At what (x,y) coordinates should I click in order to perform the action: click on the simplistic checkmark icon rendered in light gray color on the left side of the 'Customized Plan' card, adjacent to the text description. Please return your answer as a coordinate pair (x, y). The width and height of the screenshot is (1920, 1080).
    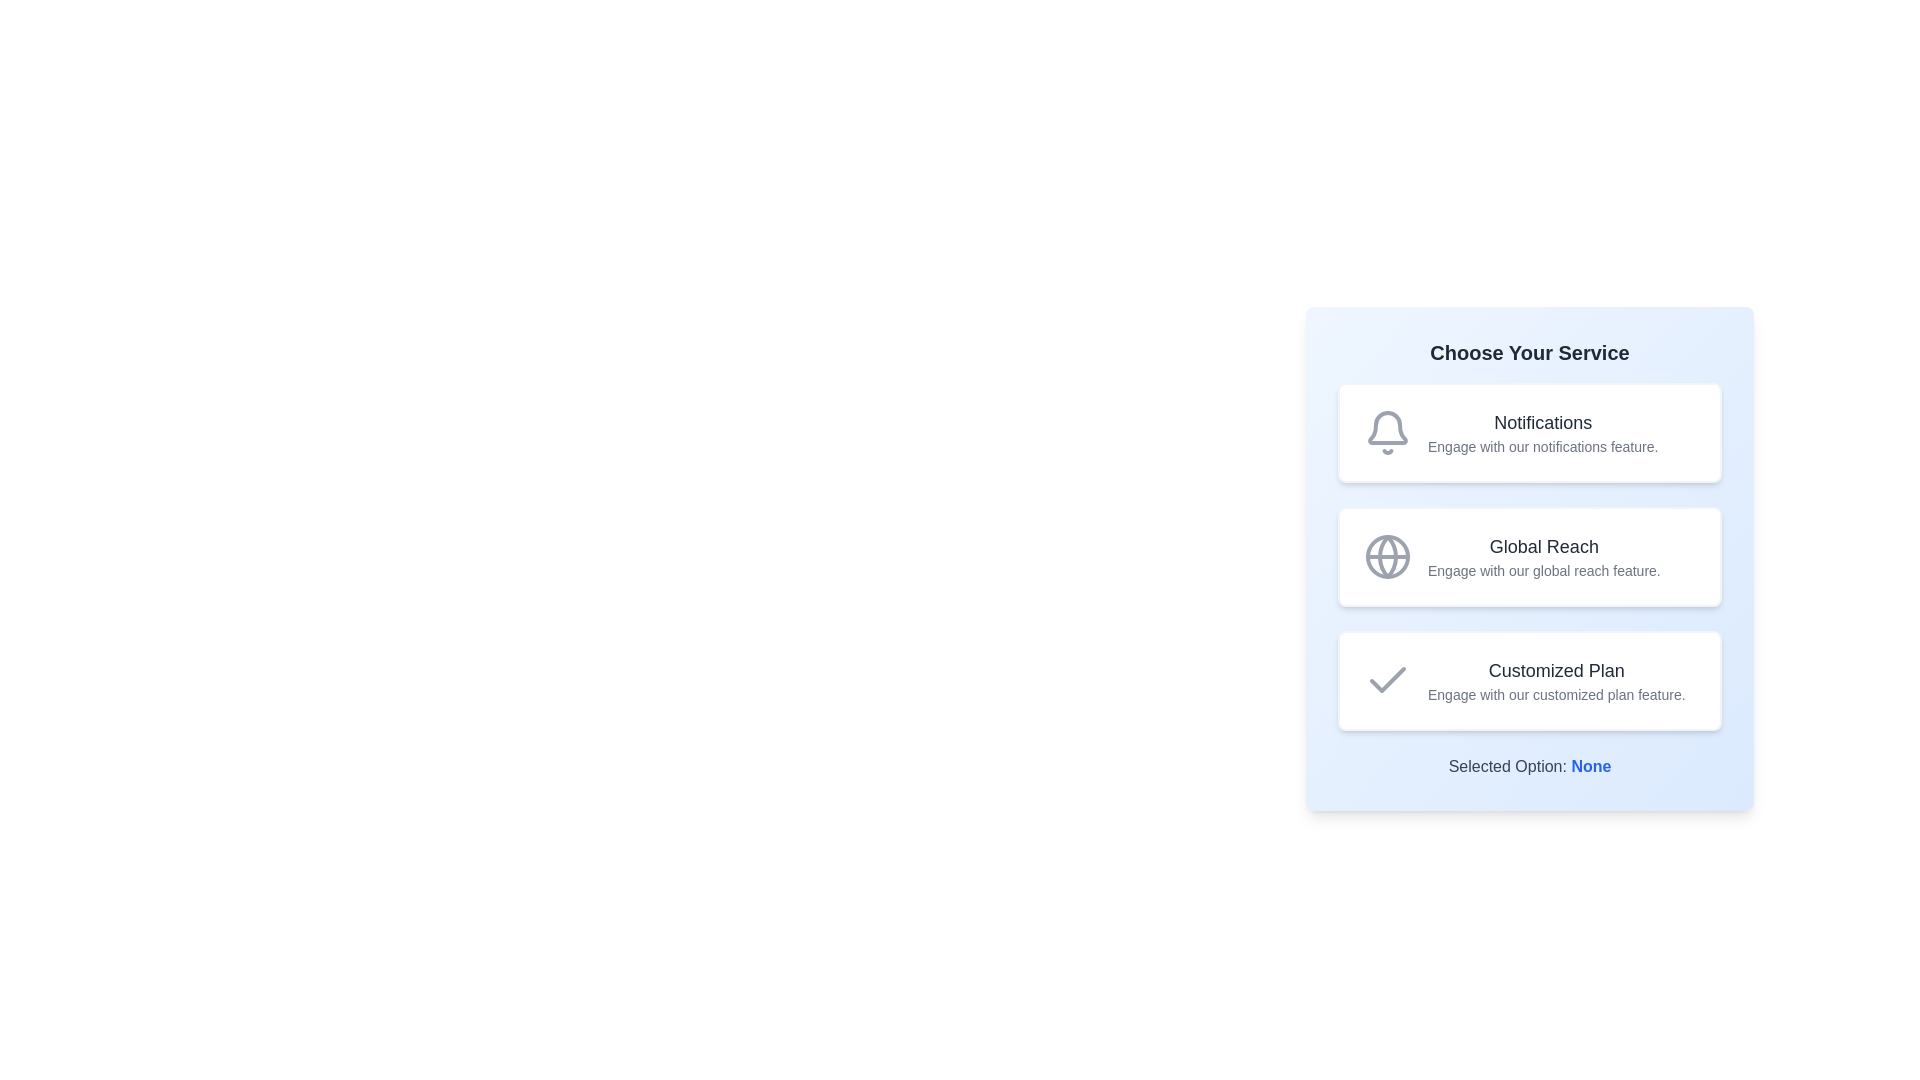
    Looking at the image, I should click on (1386, 680).